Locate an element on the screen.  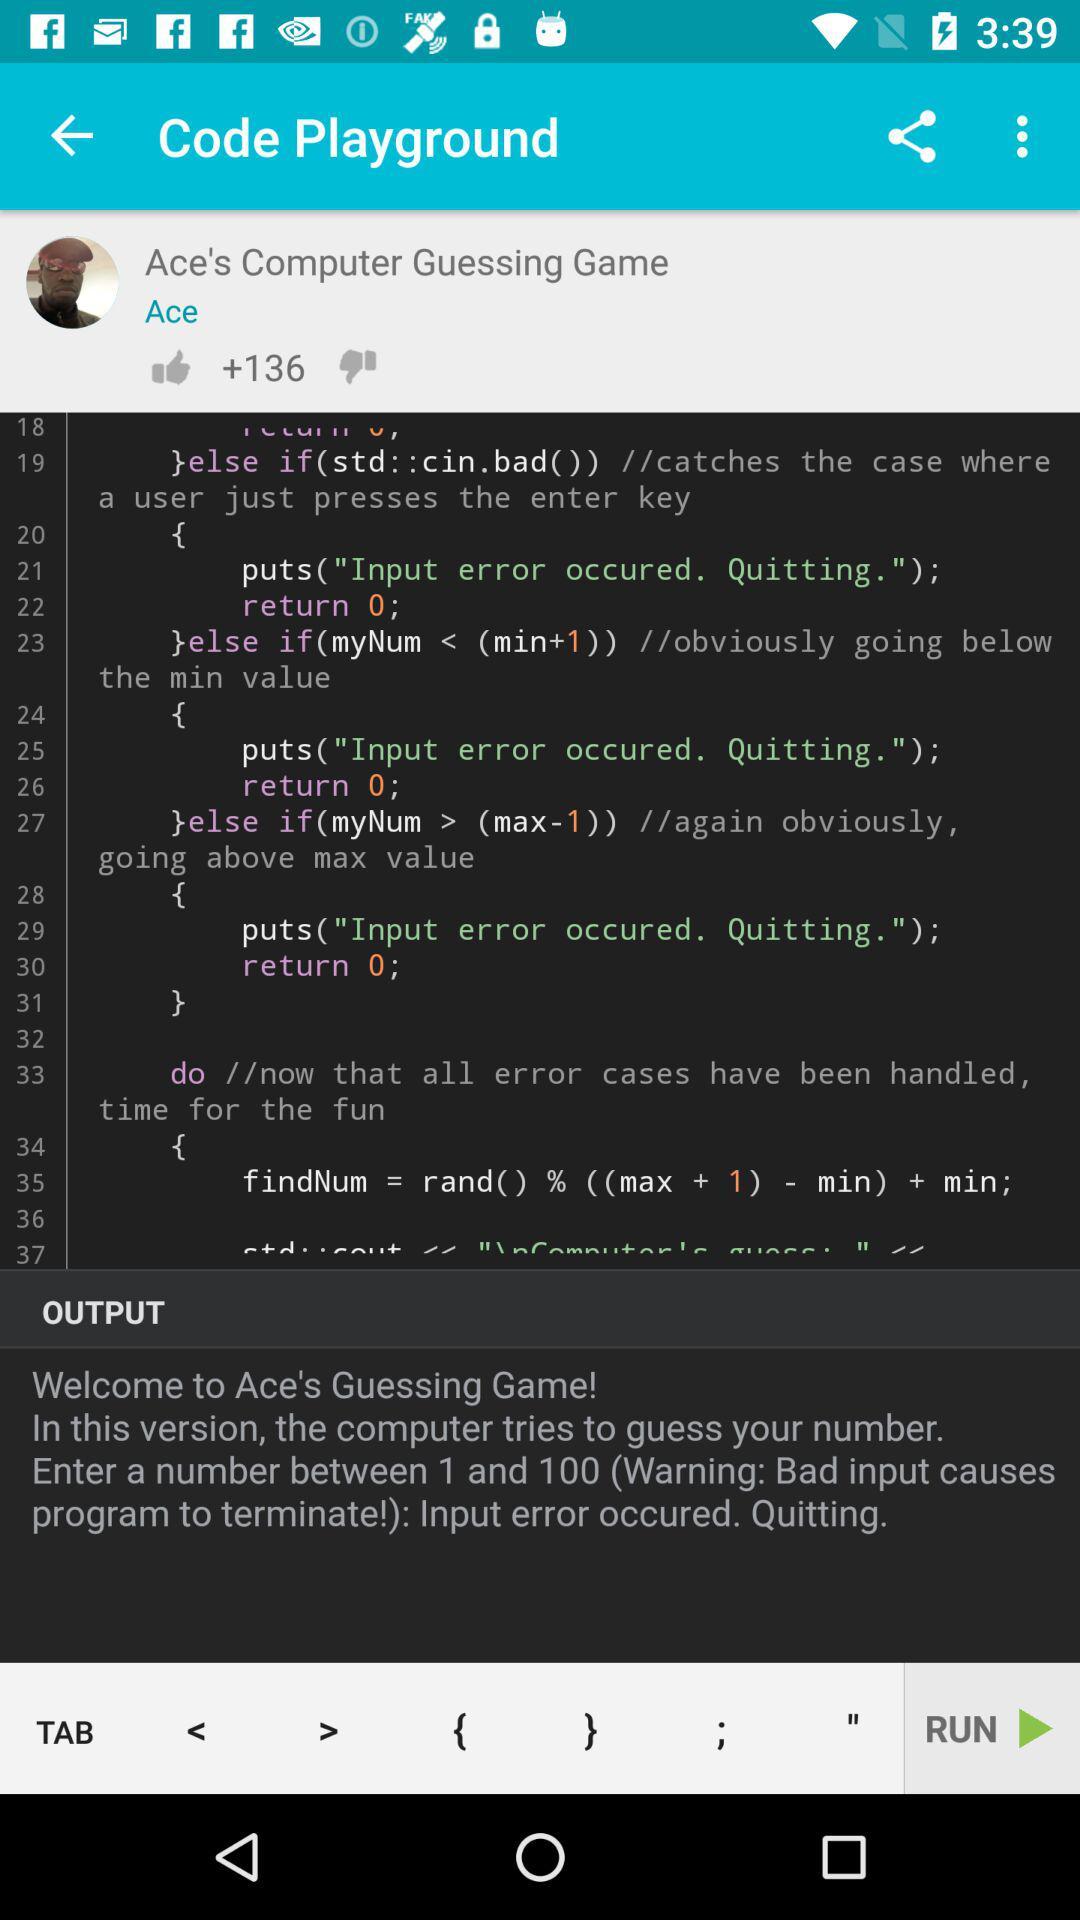
like the code is located at coordinates (169, 366).